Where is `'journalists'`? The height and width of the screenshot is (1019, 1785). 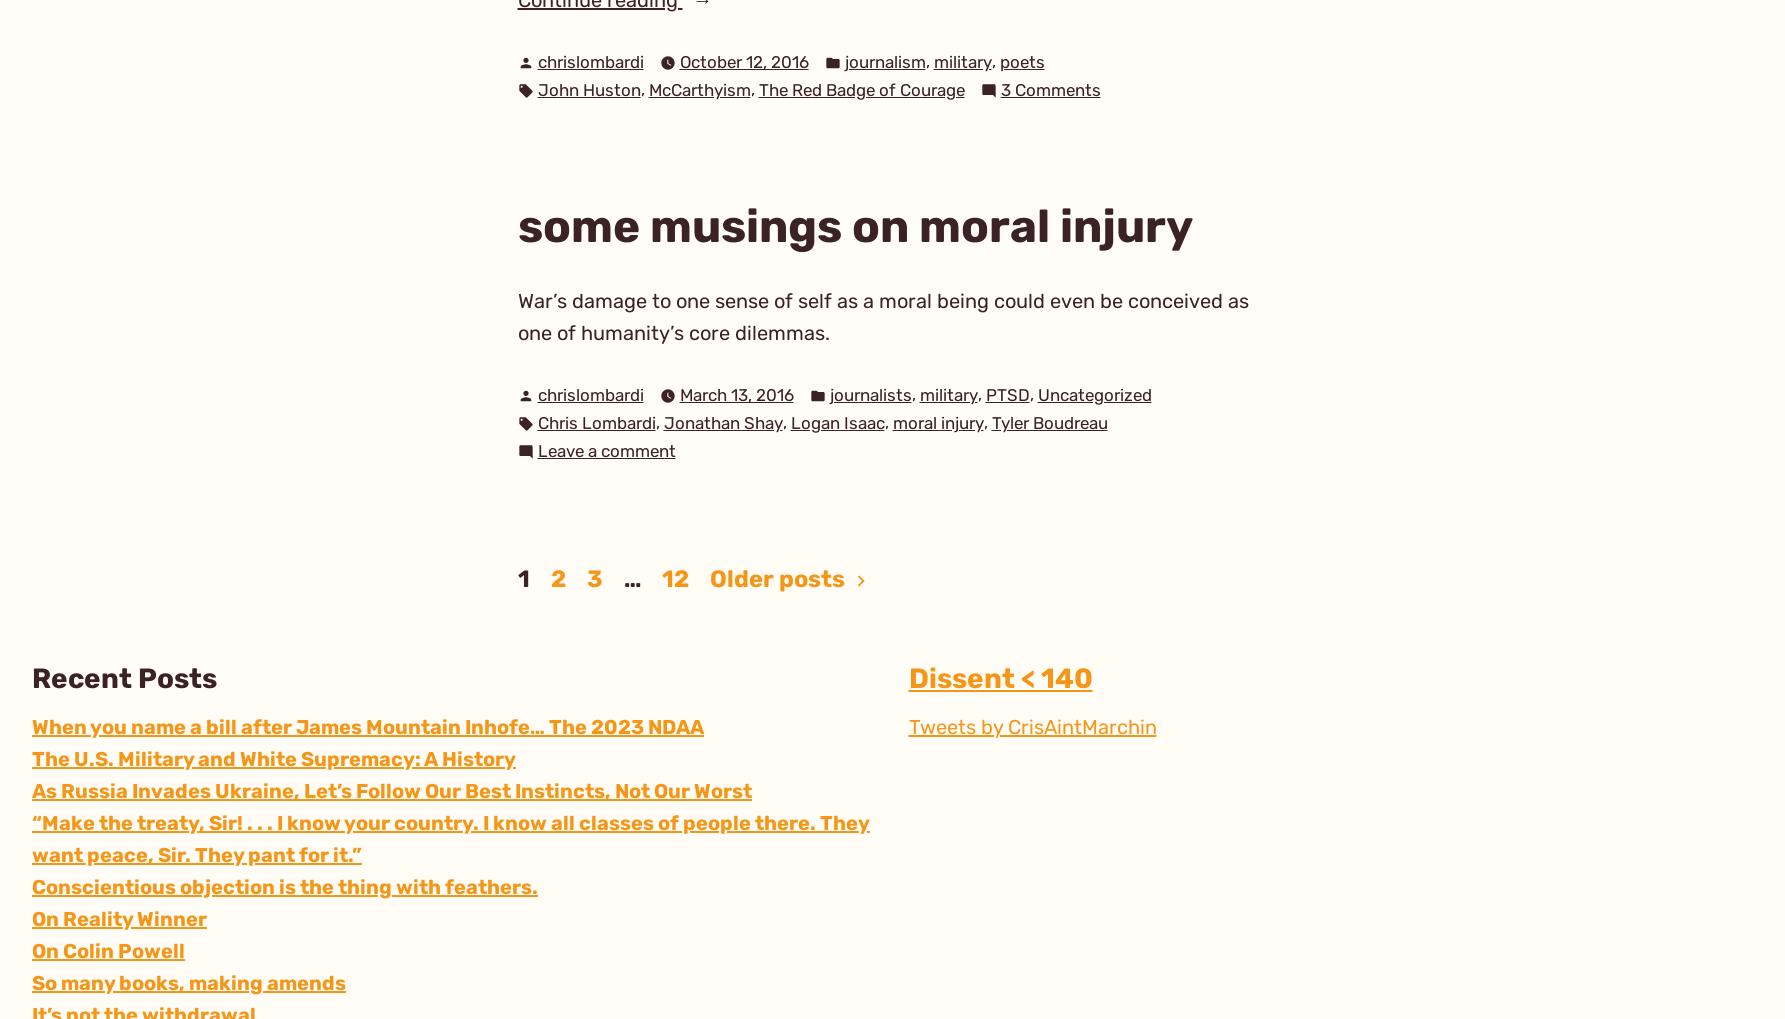 'journalists' is located at coordinates (870, 393).